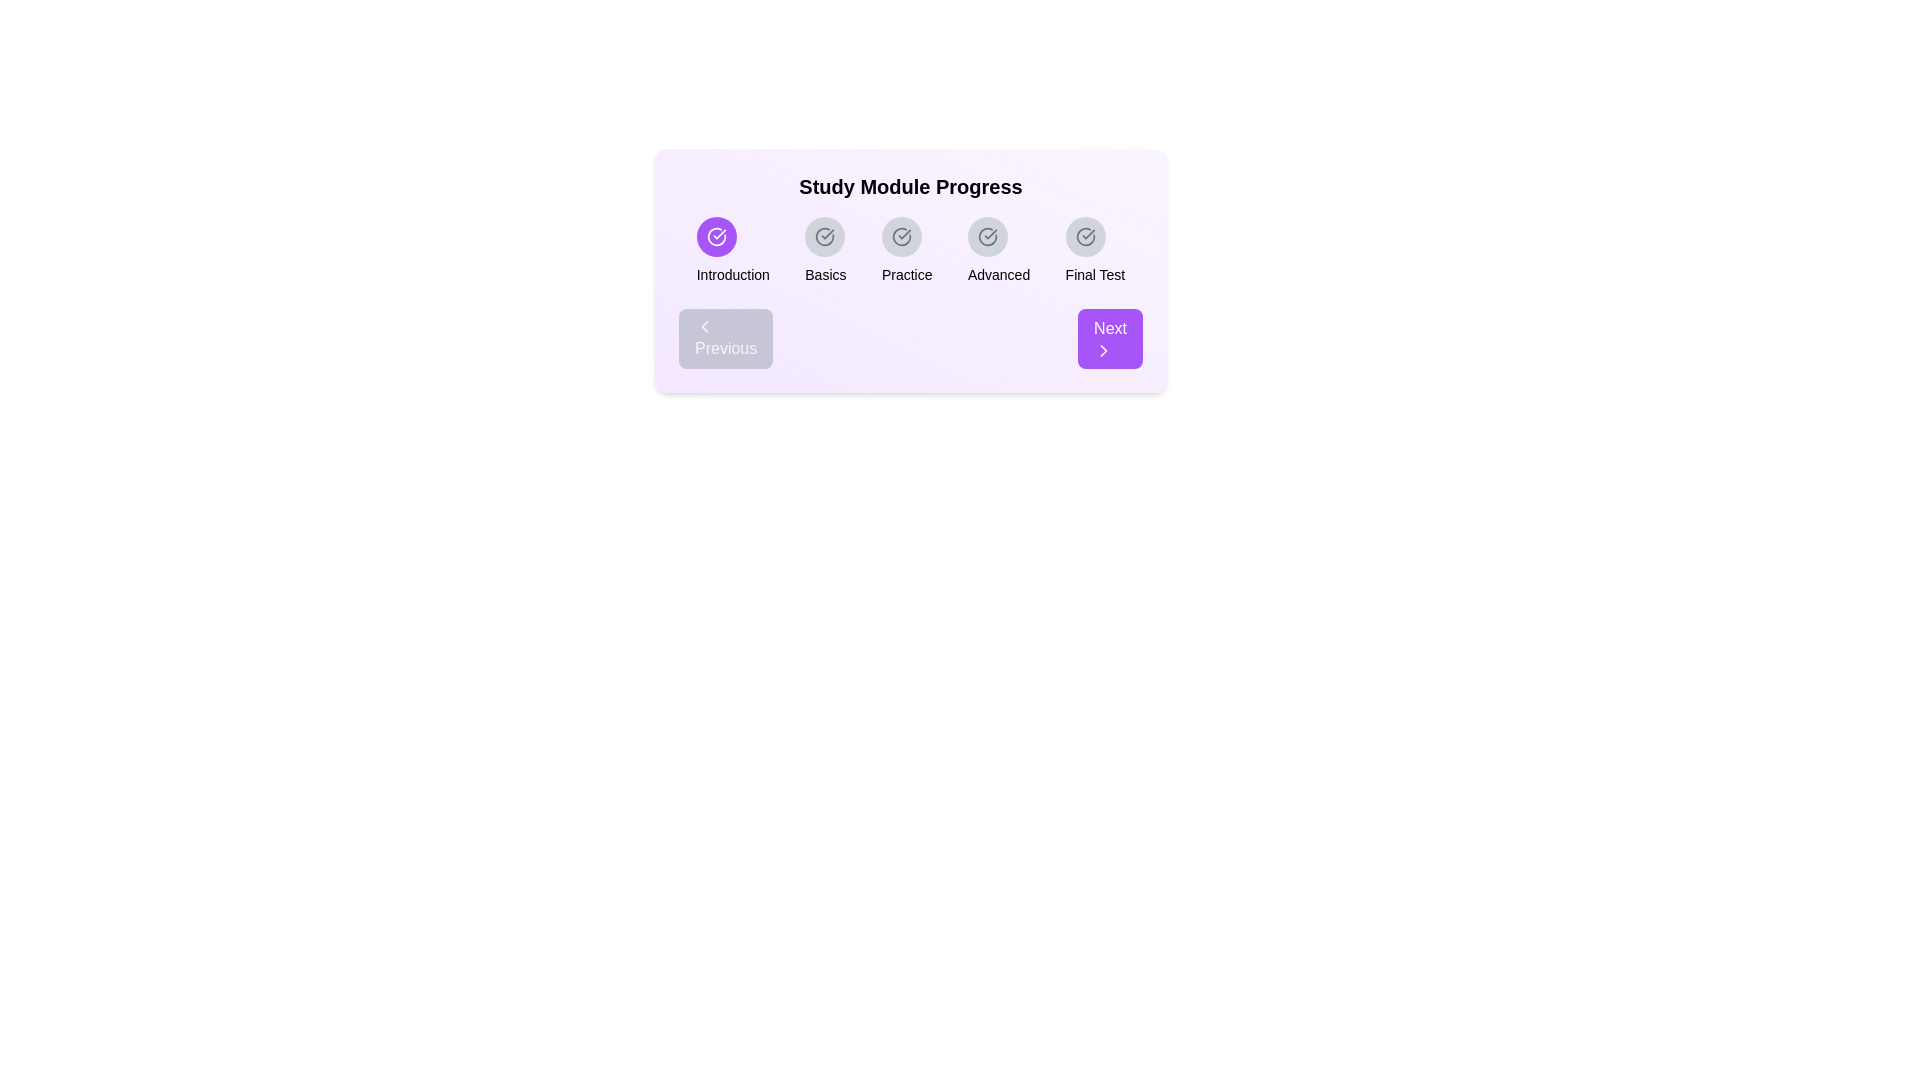 This screenshot has width=1920, height=1080. I want to click on the circular progress indicator with a checkmark icon in the 'Study Module Progress' section, which is the fourth item from the left labeled 'Advanced', so click(987, 235).